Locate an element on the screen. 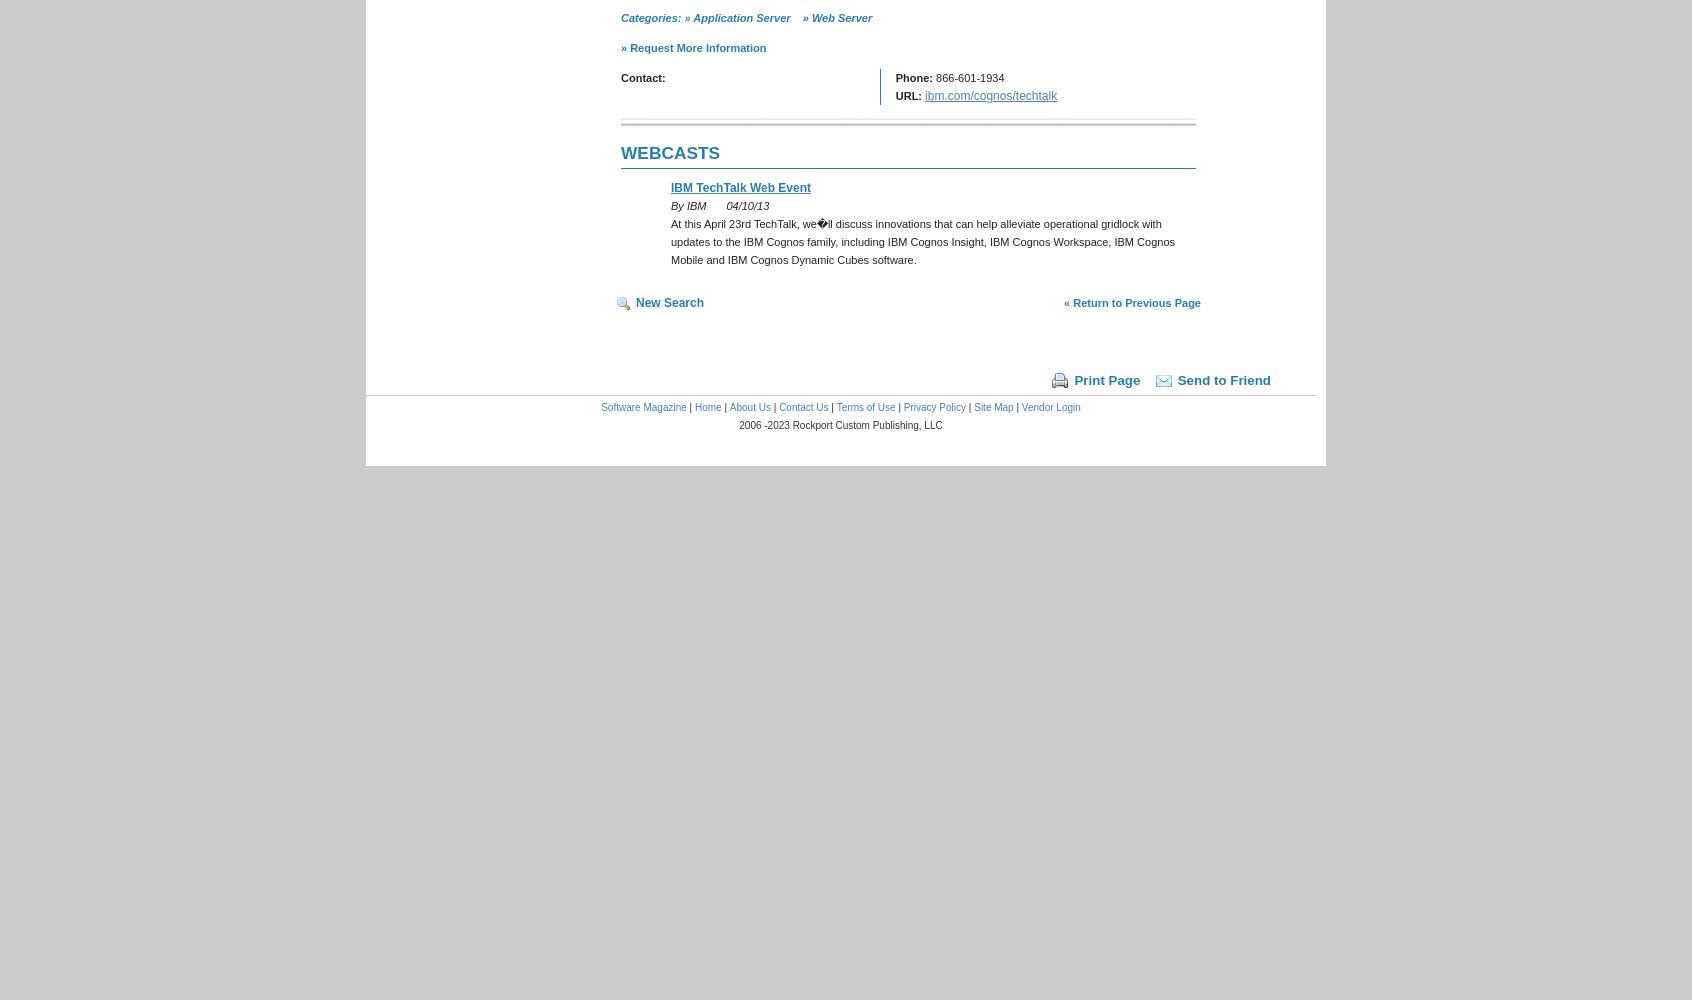 This screenshot has width=1692, height=1000. 'Phone:' is located at coordinates (913, 77).